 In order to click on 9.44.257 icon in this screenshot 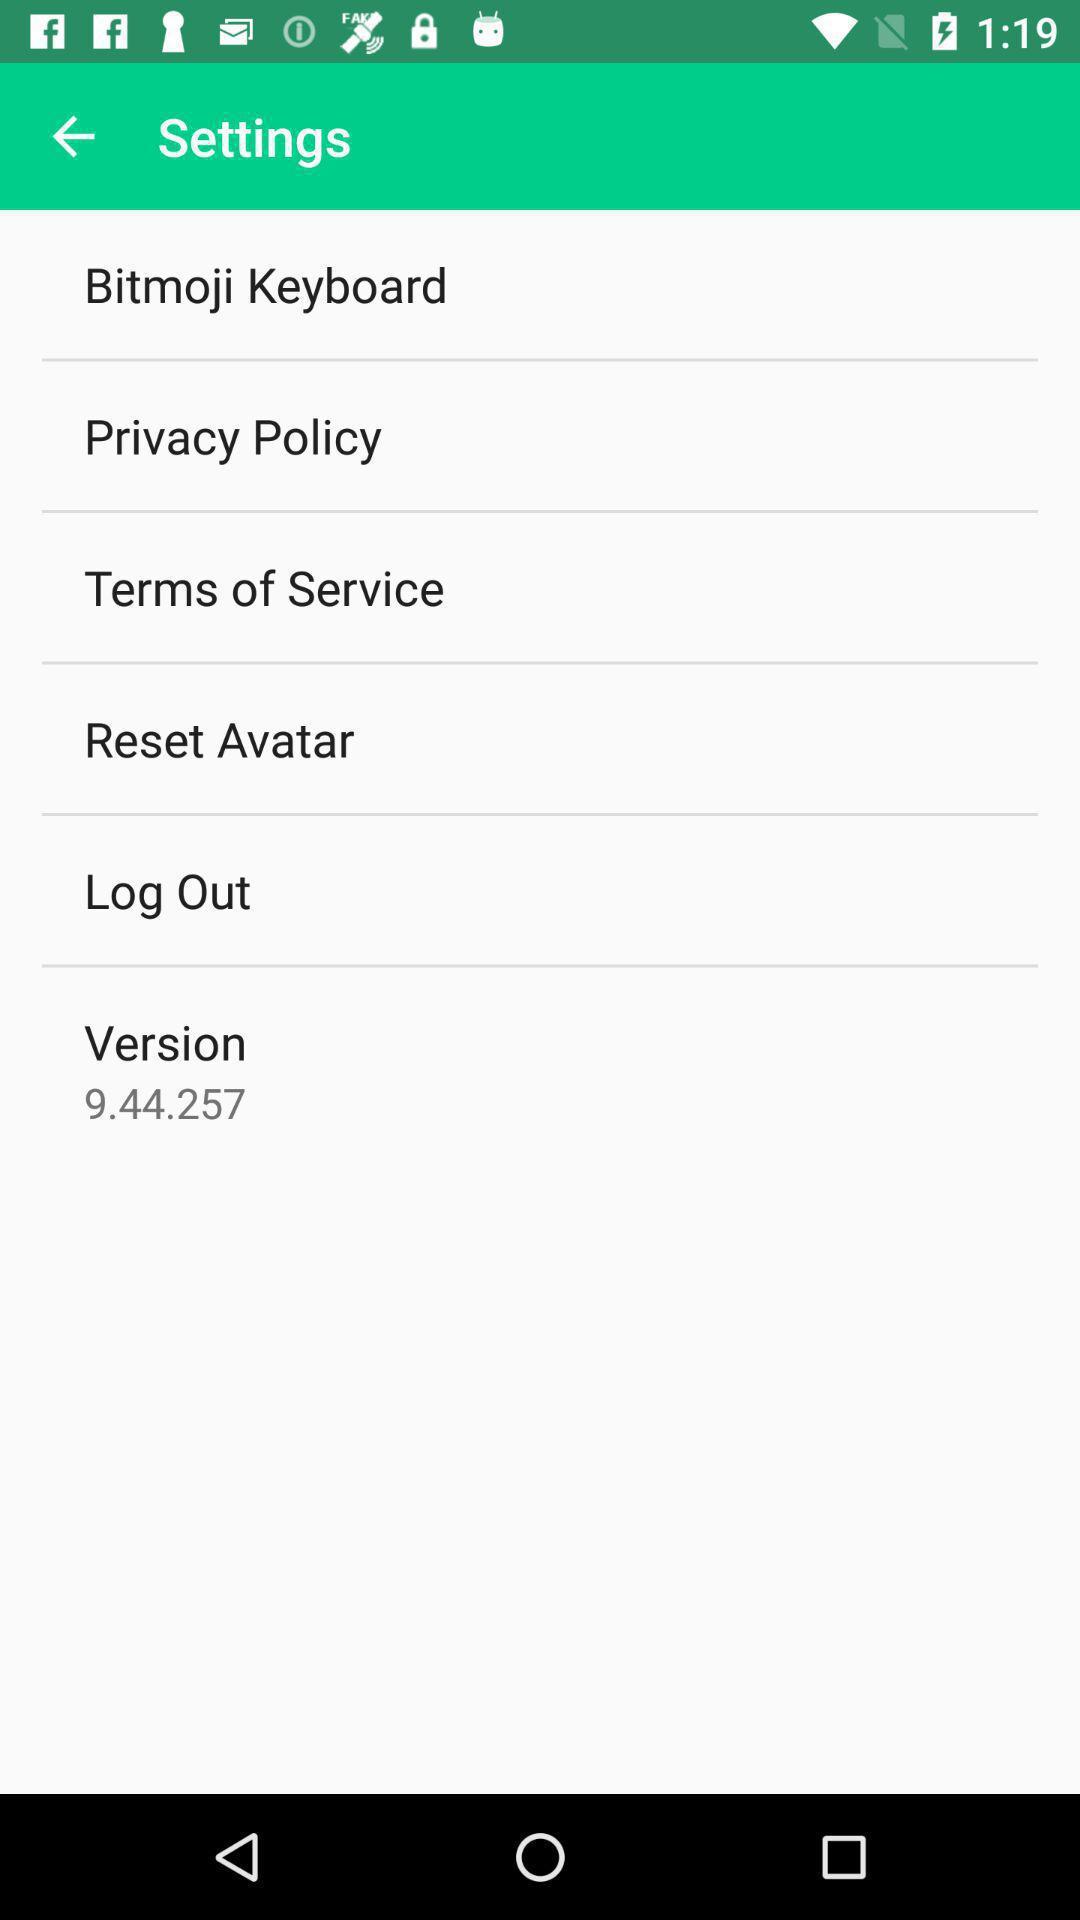, I will do `click(164, 1101)`.